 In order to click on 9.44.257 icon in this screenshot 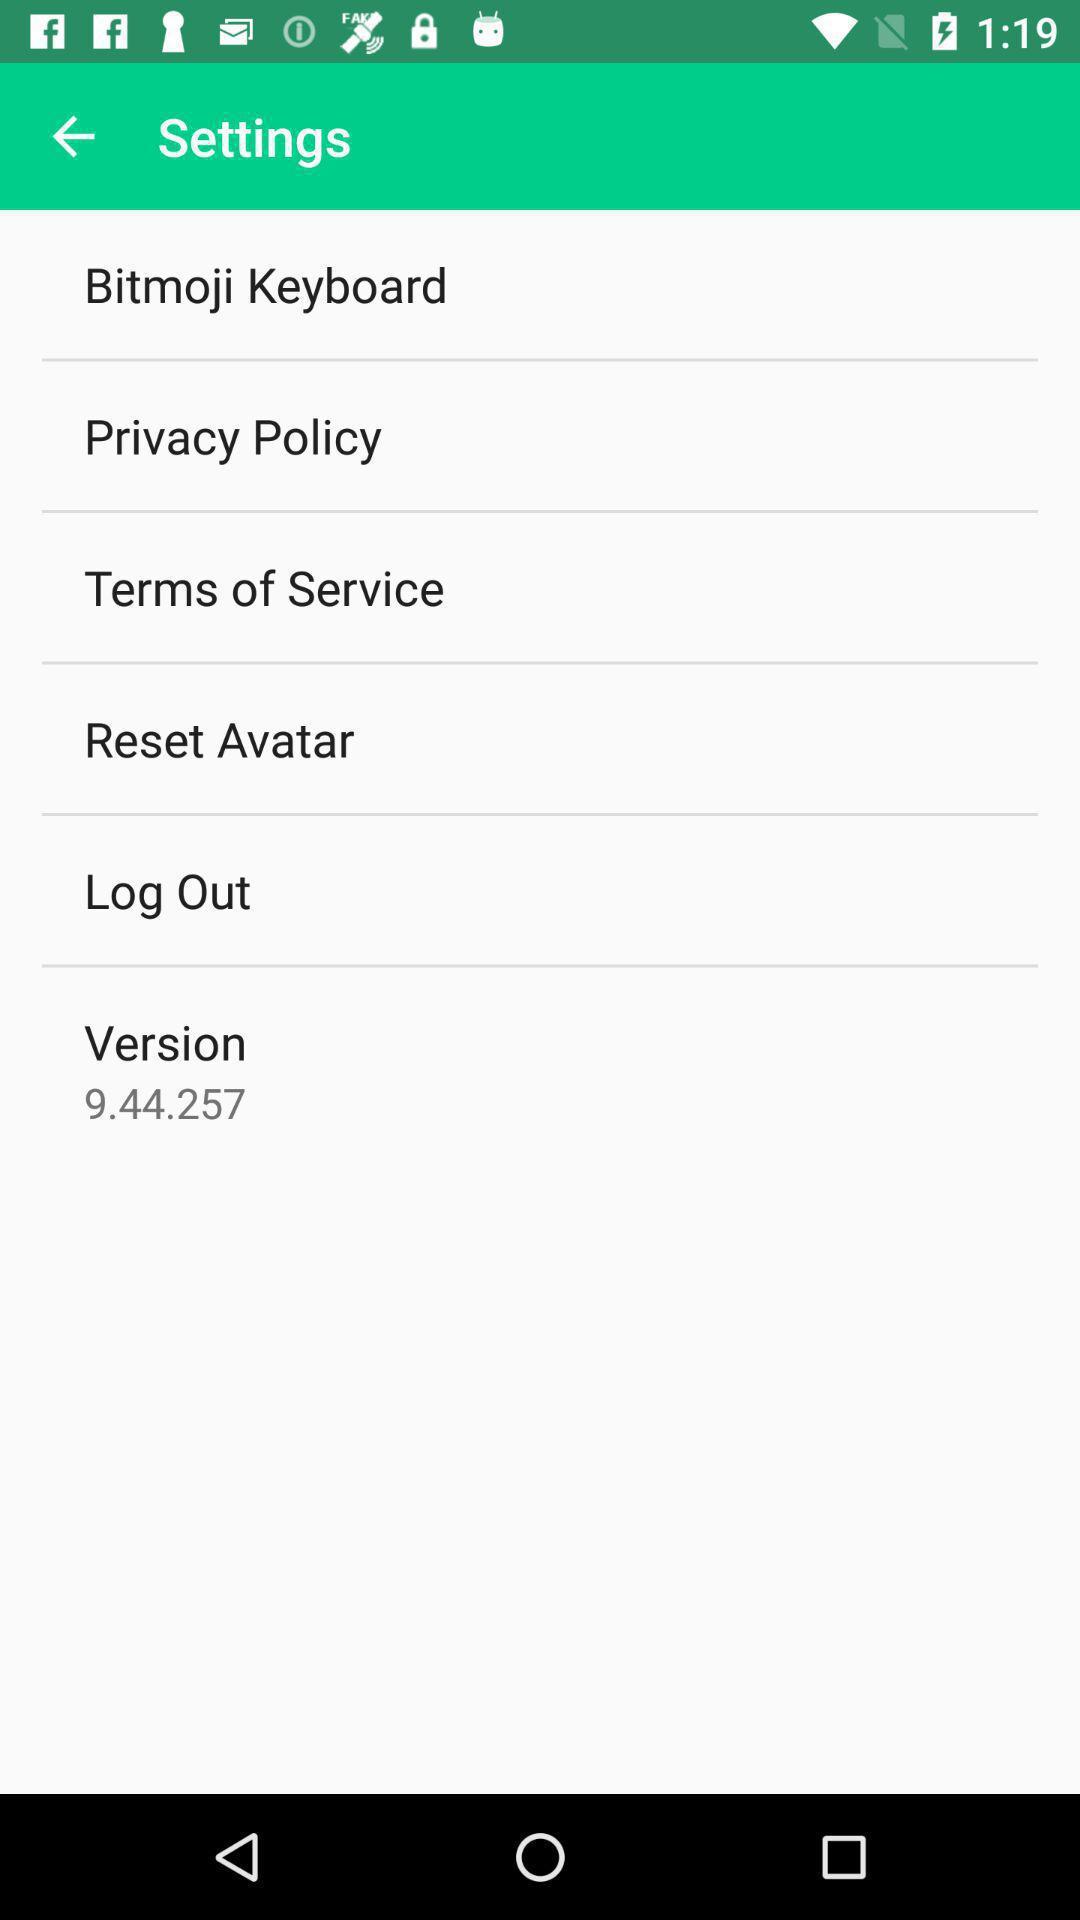, I will do `click(164, 1101)`.